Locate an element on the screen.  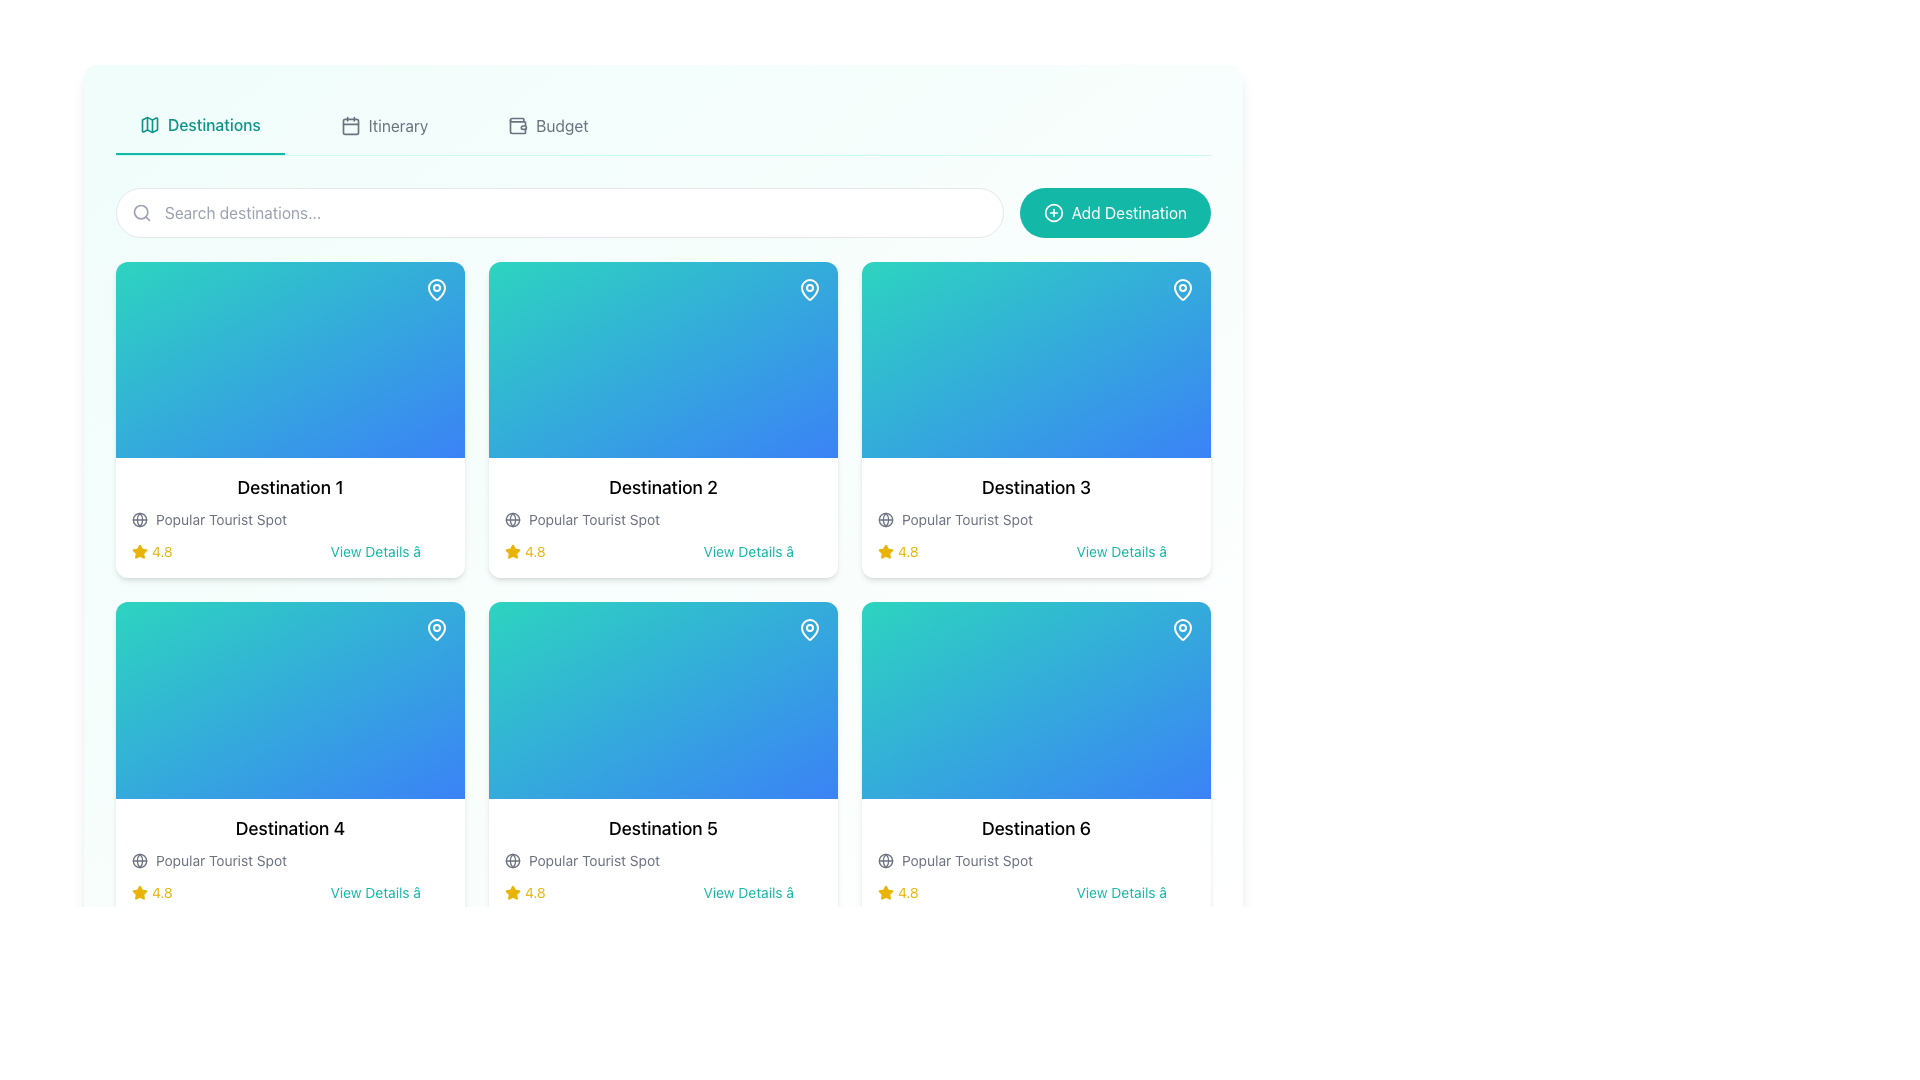
the circular part of the search icon, which serves as the lens of a magnifying glass, located near the top-center of the interface, left of the search bar is located at coordinates (140, 212).